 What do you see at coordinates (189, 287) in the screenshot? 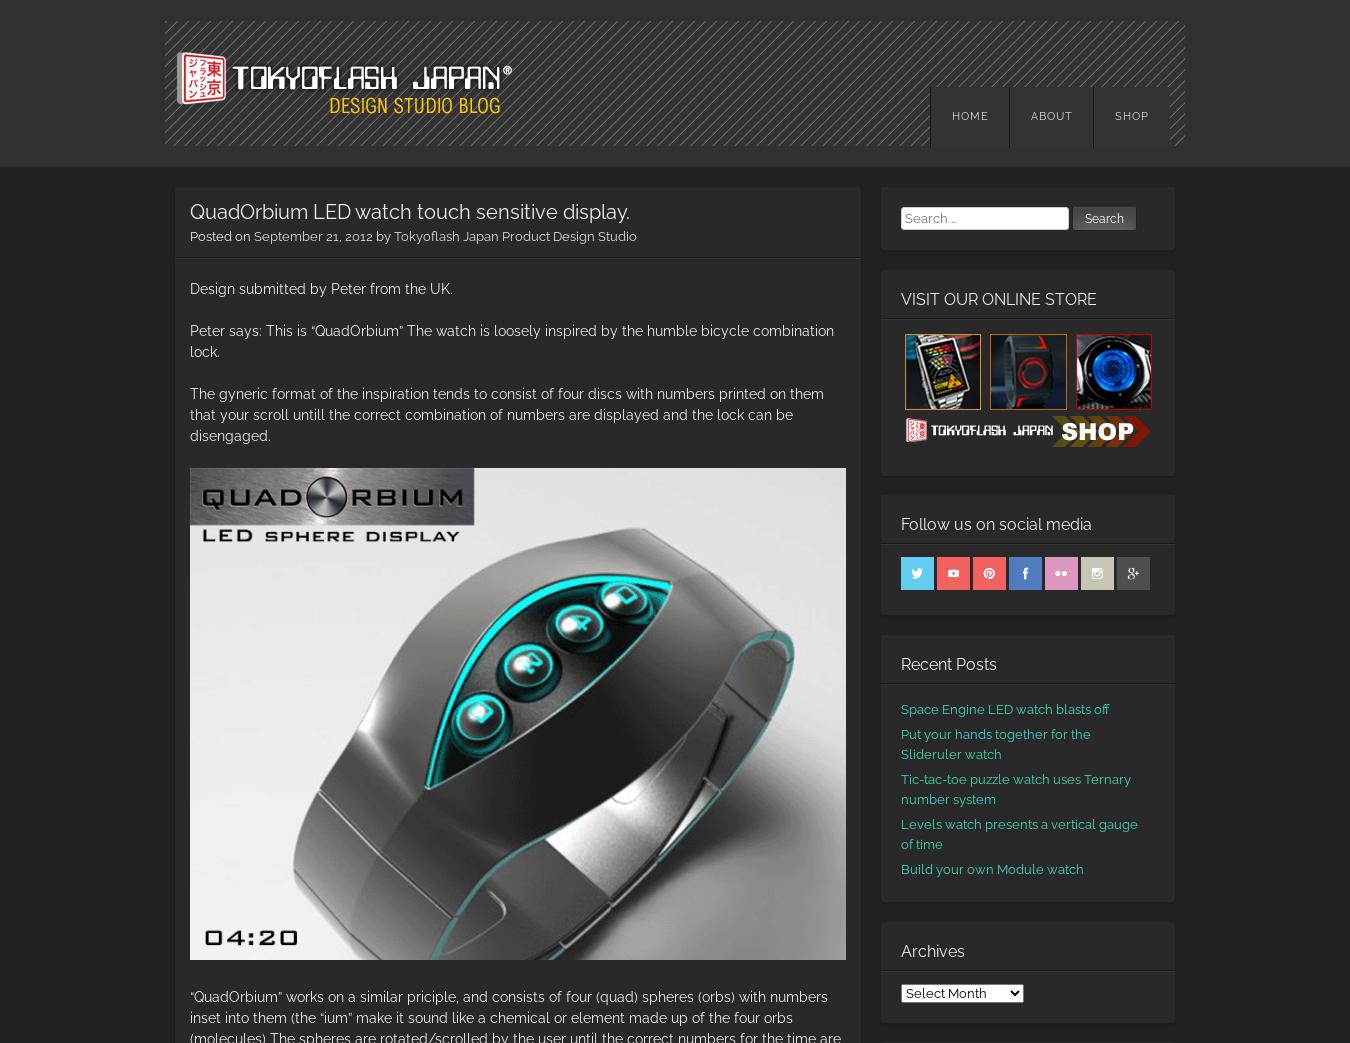
I see `'Design submitted by Peter from the UK.'` at bounding box center [189, 287].